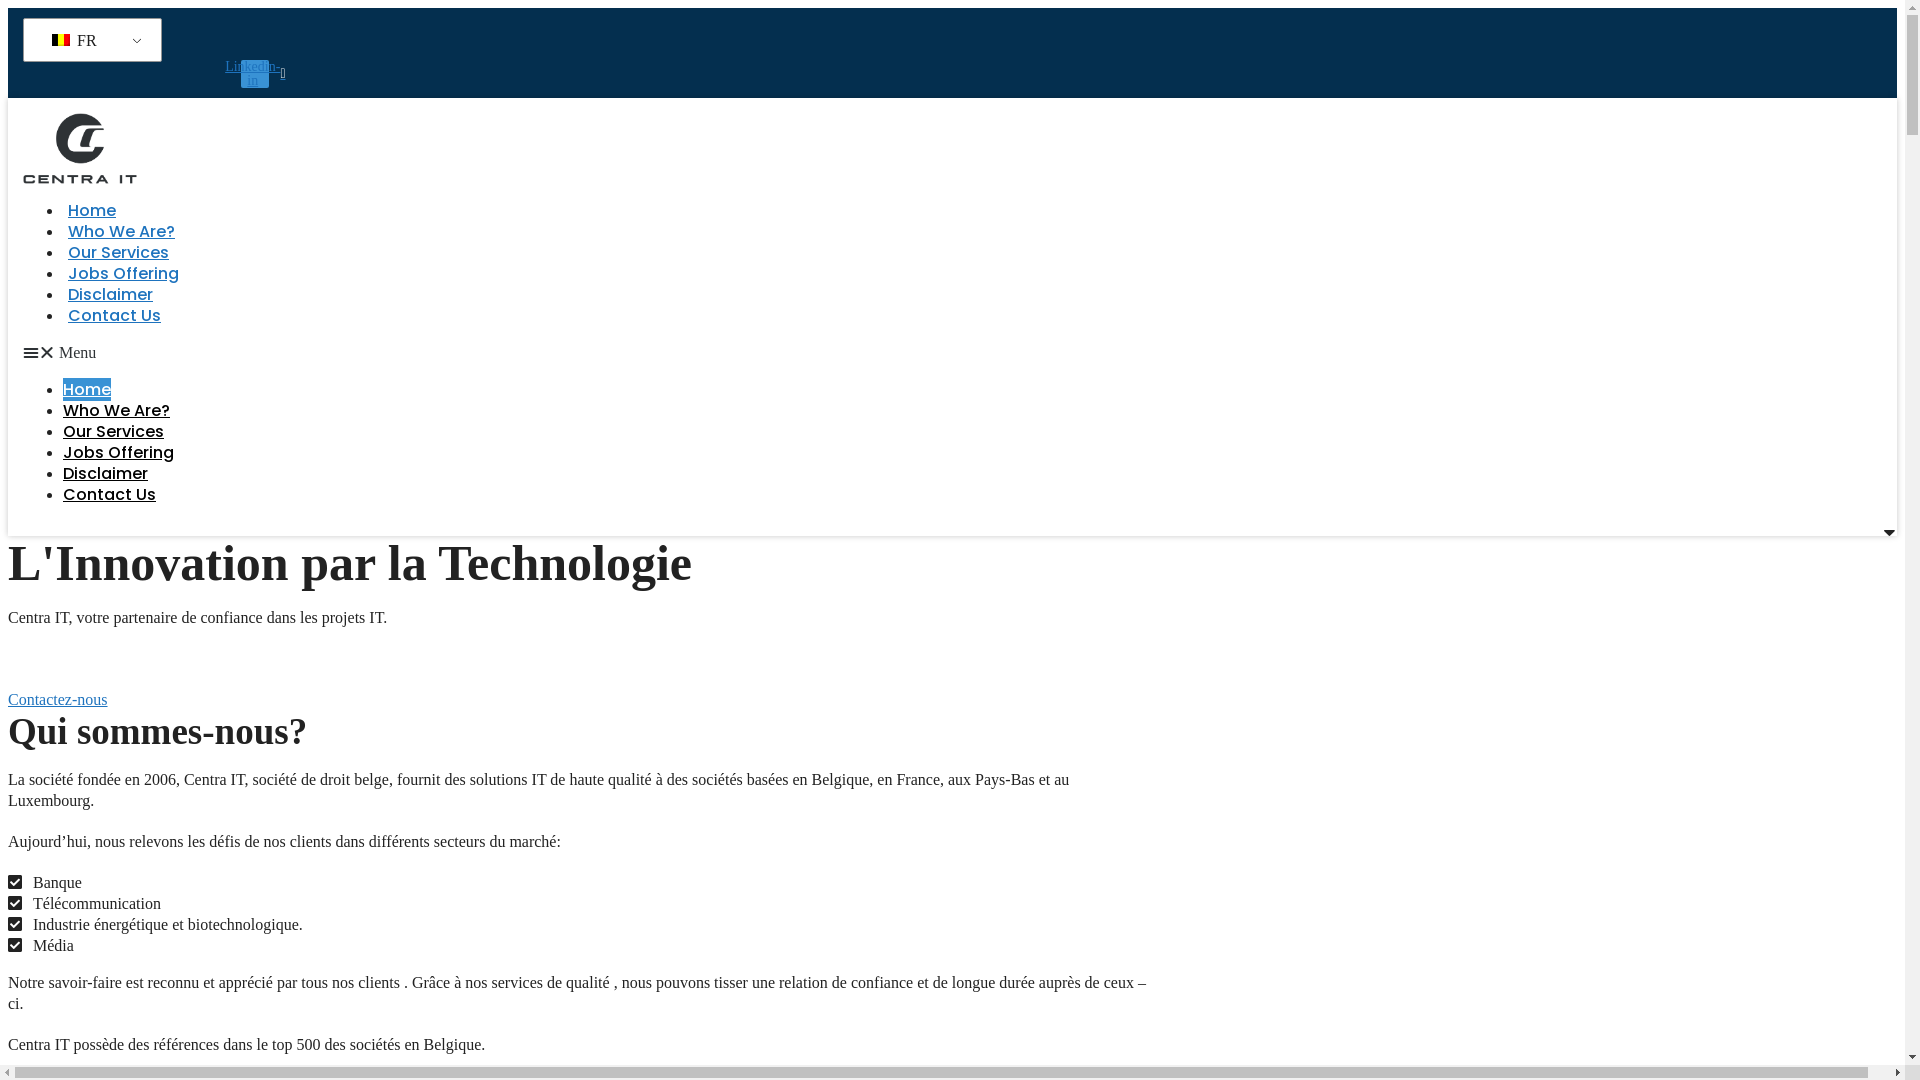  What do you see at coordinates (109, 294) in the screenshot?
I see `'Disclaimer'` at bounding box center [109, 294].